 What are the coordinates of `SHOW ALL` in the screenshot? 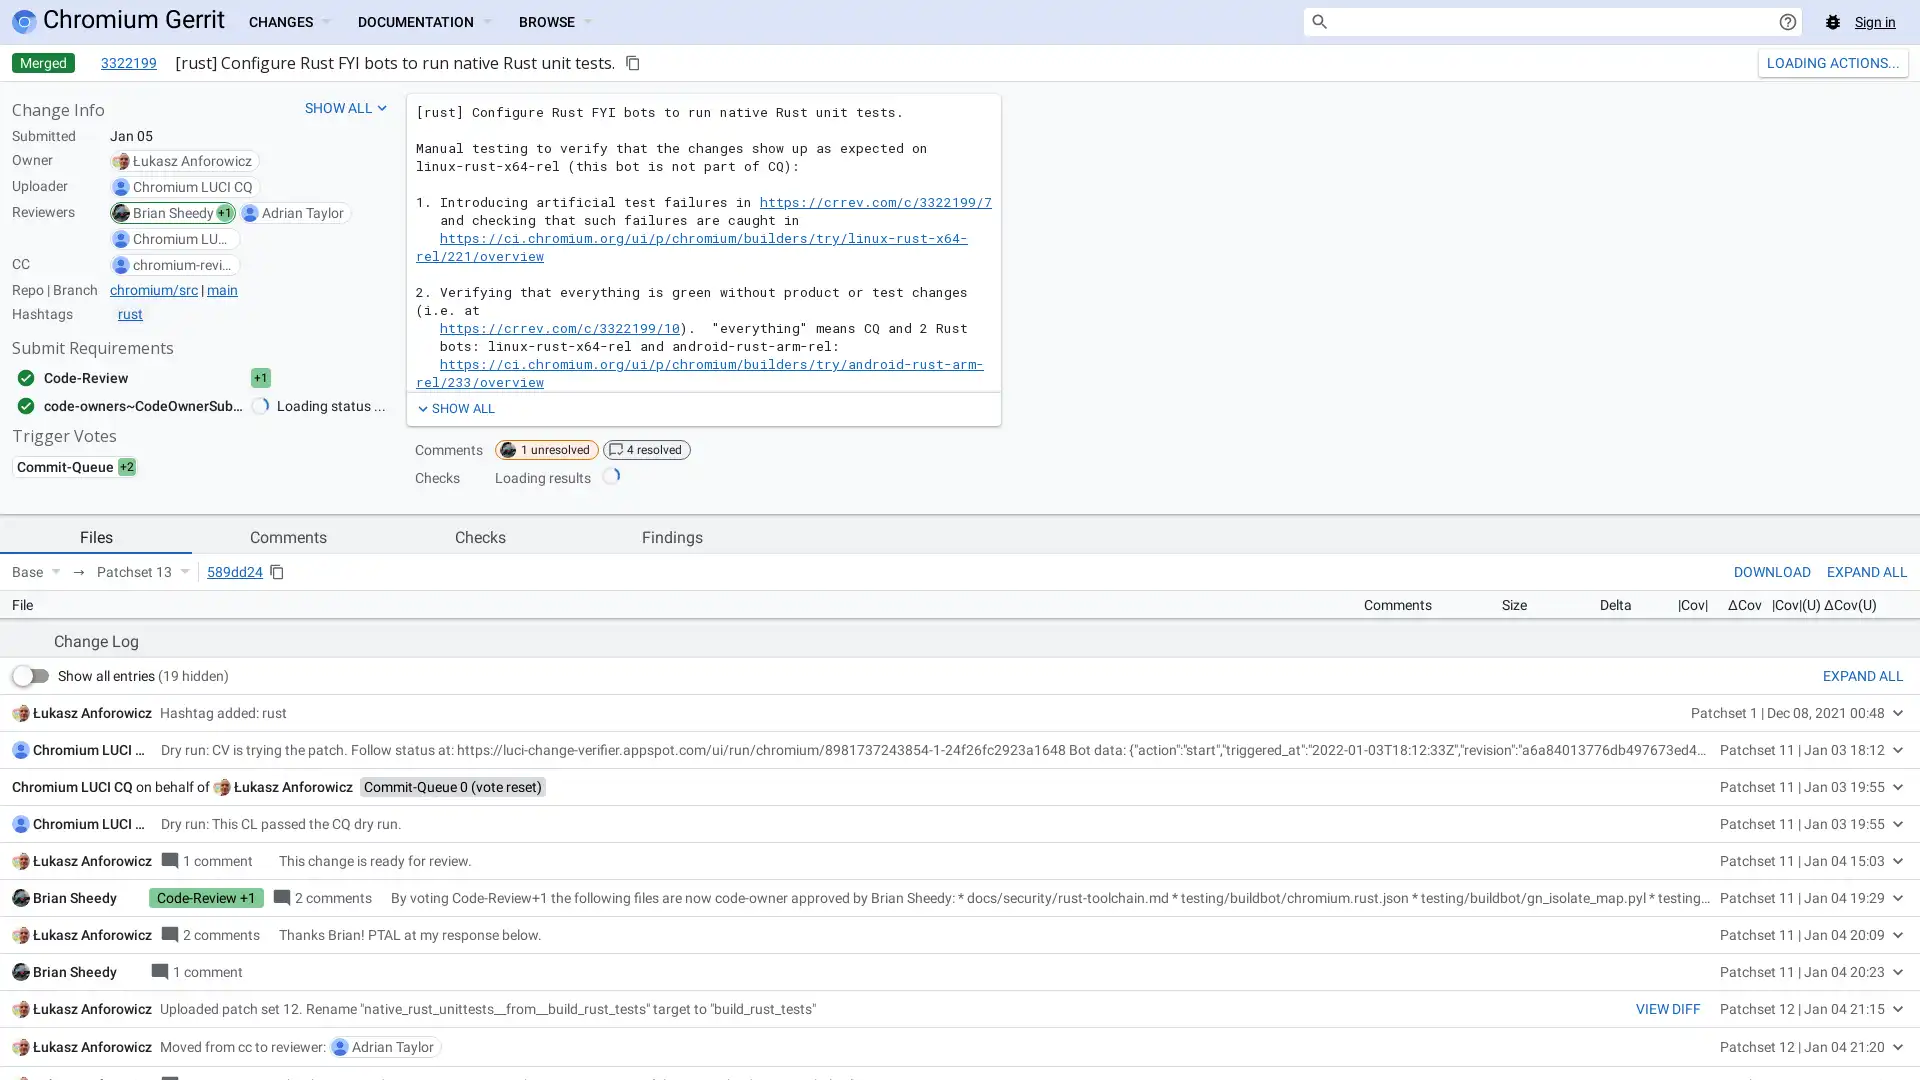 It's located at (347, 108).